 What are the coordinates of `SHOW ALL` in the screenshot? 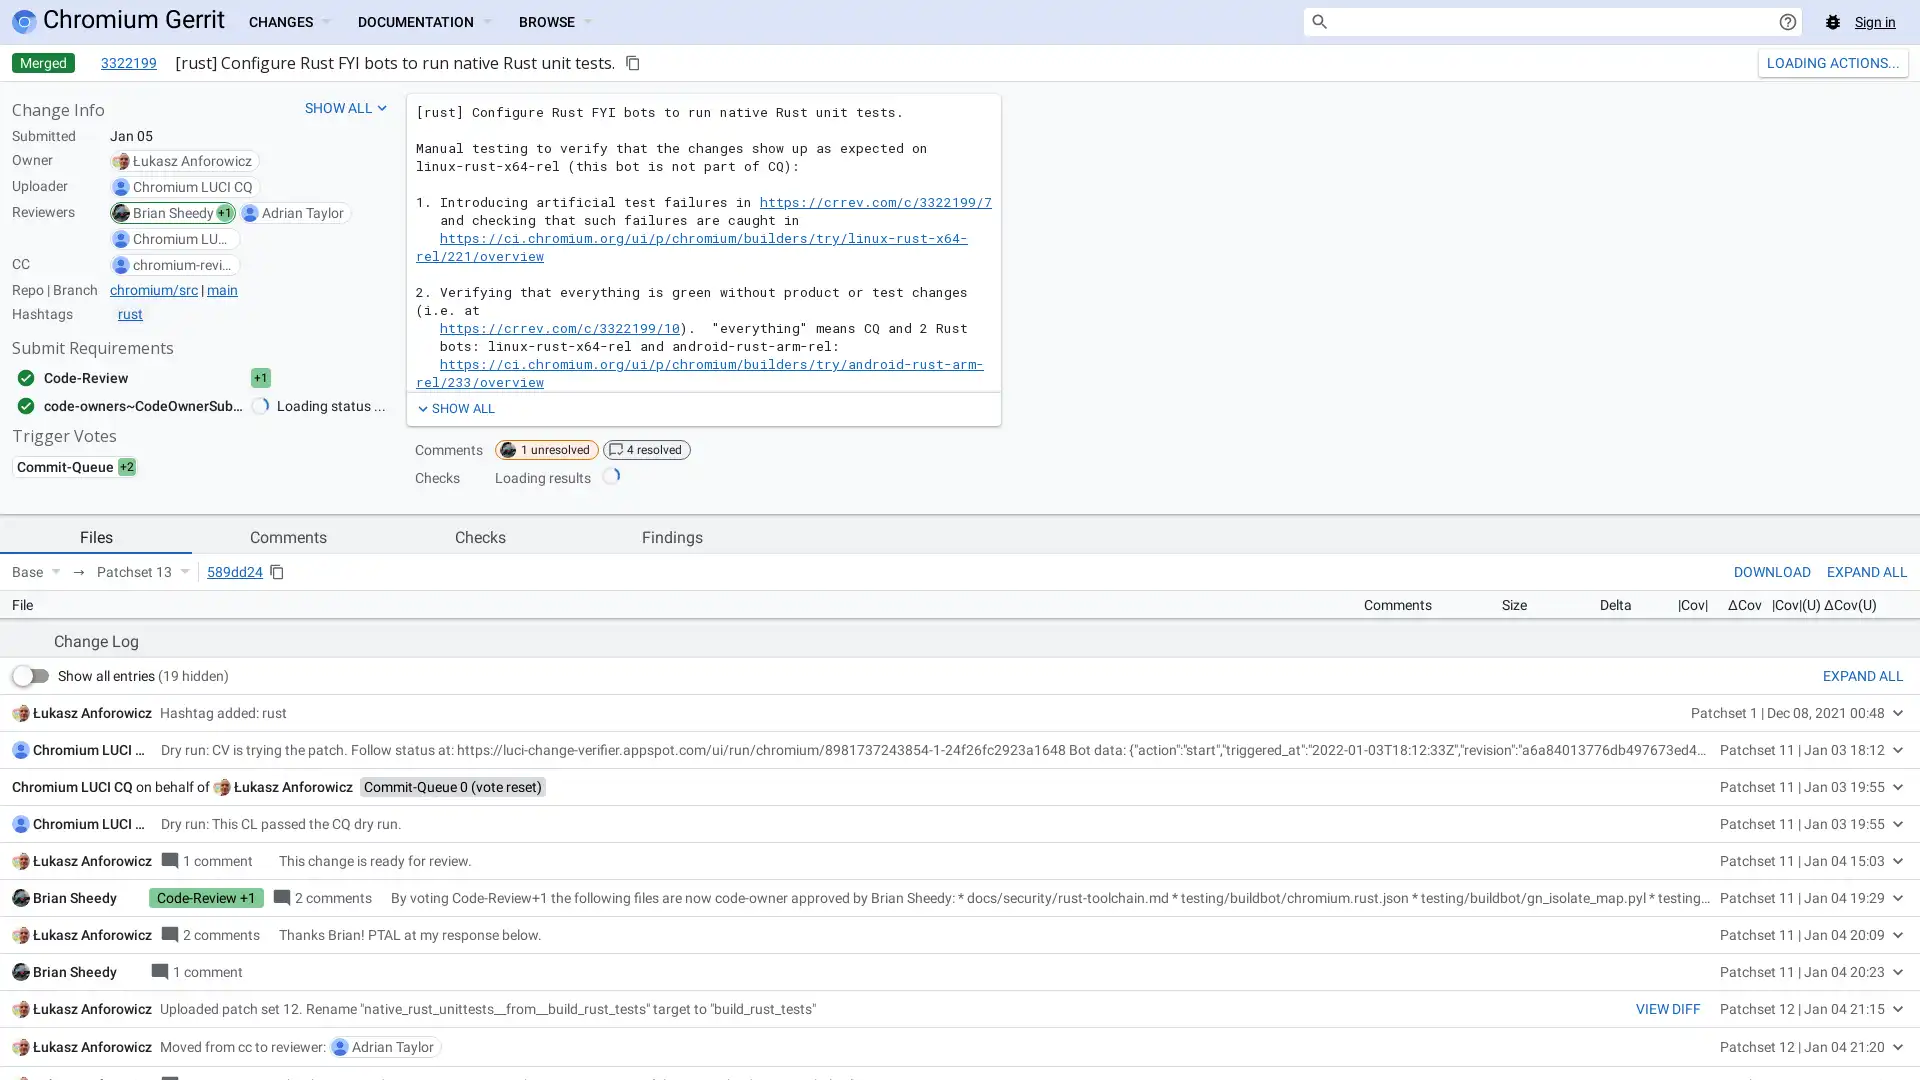 It's located at (347, 108).